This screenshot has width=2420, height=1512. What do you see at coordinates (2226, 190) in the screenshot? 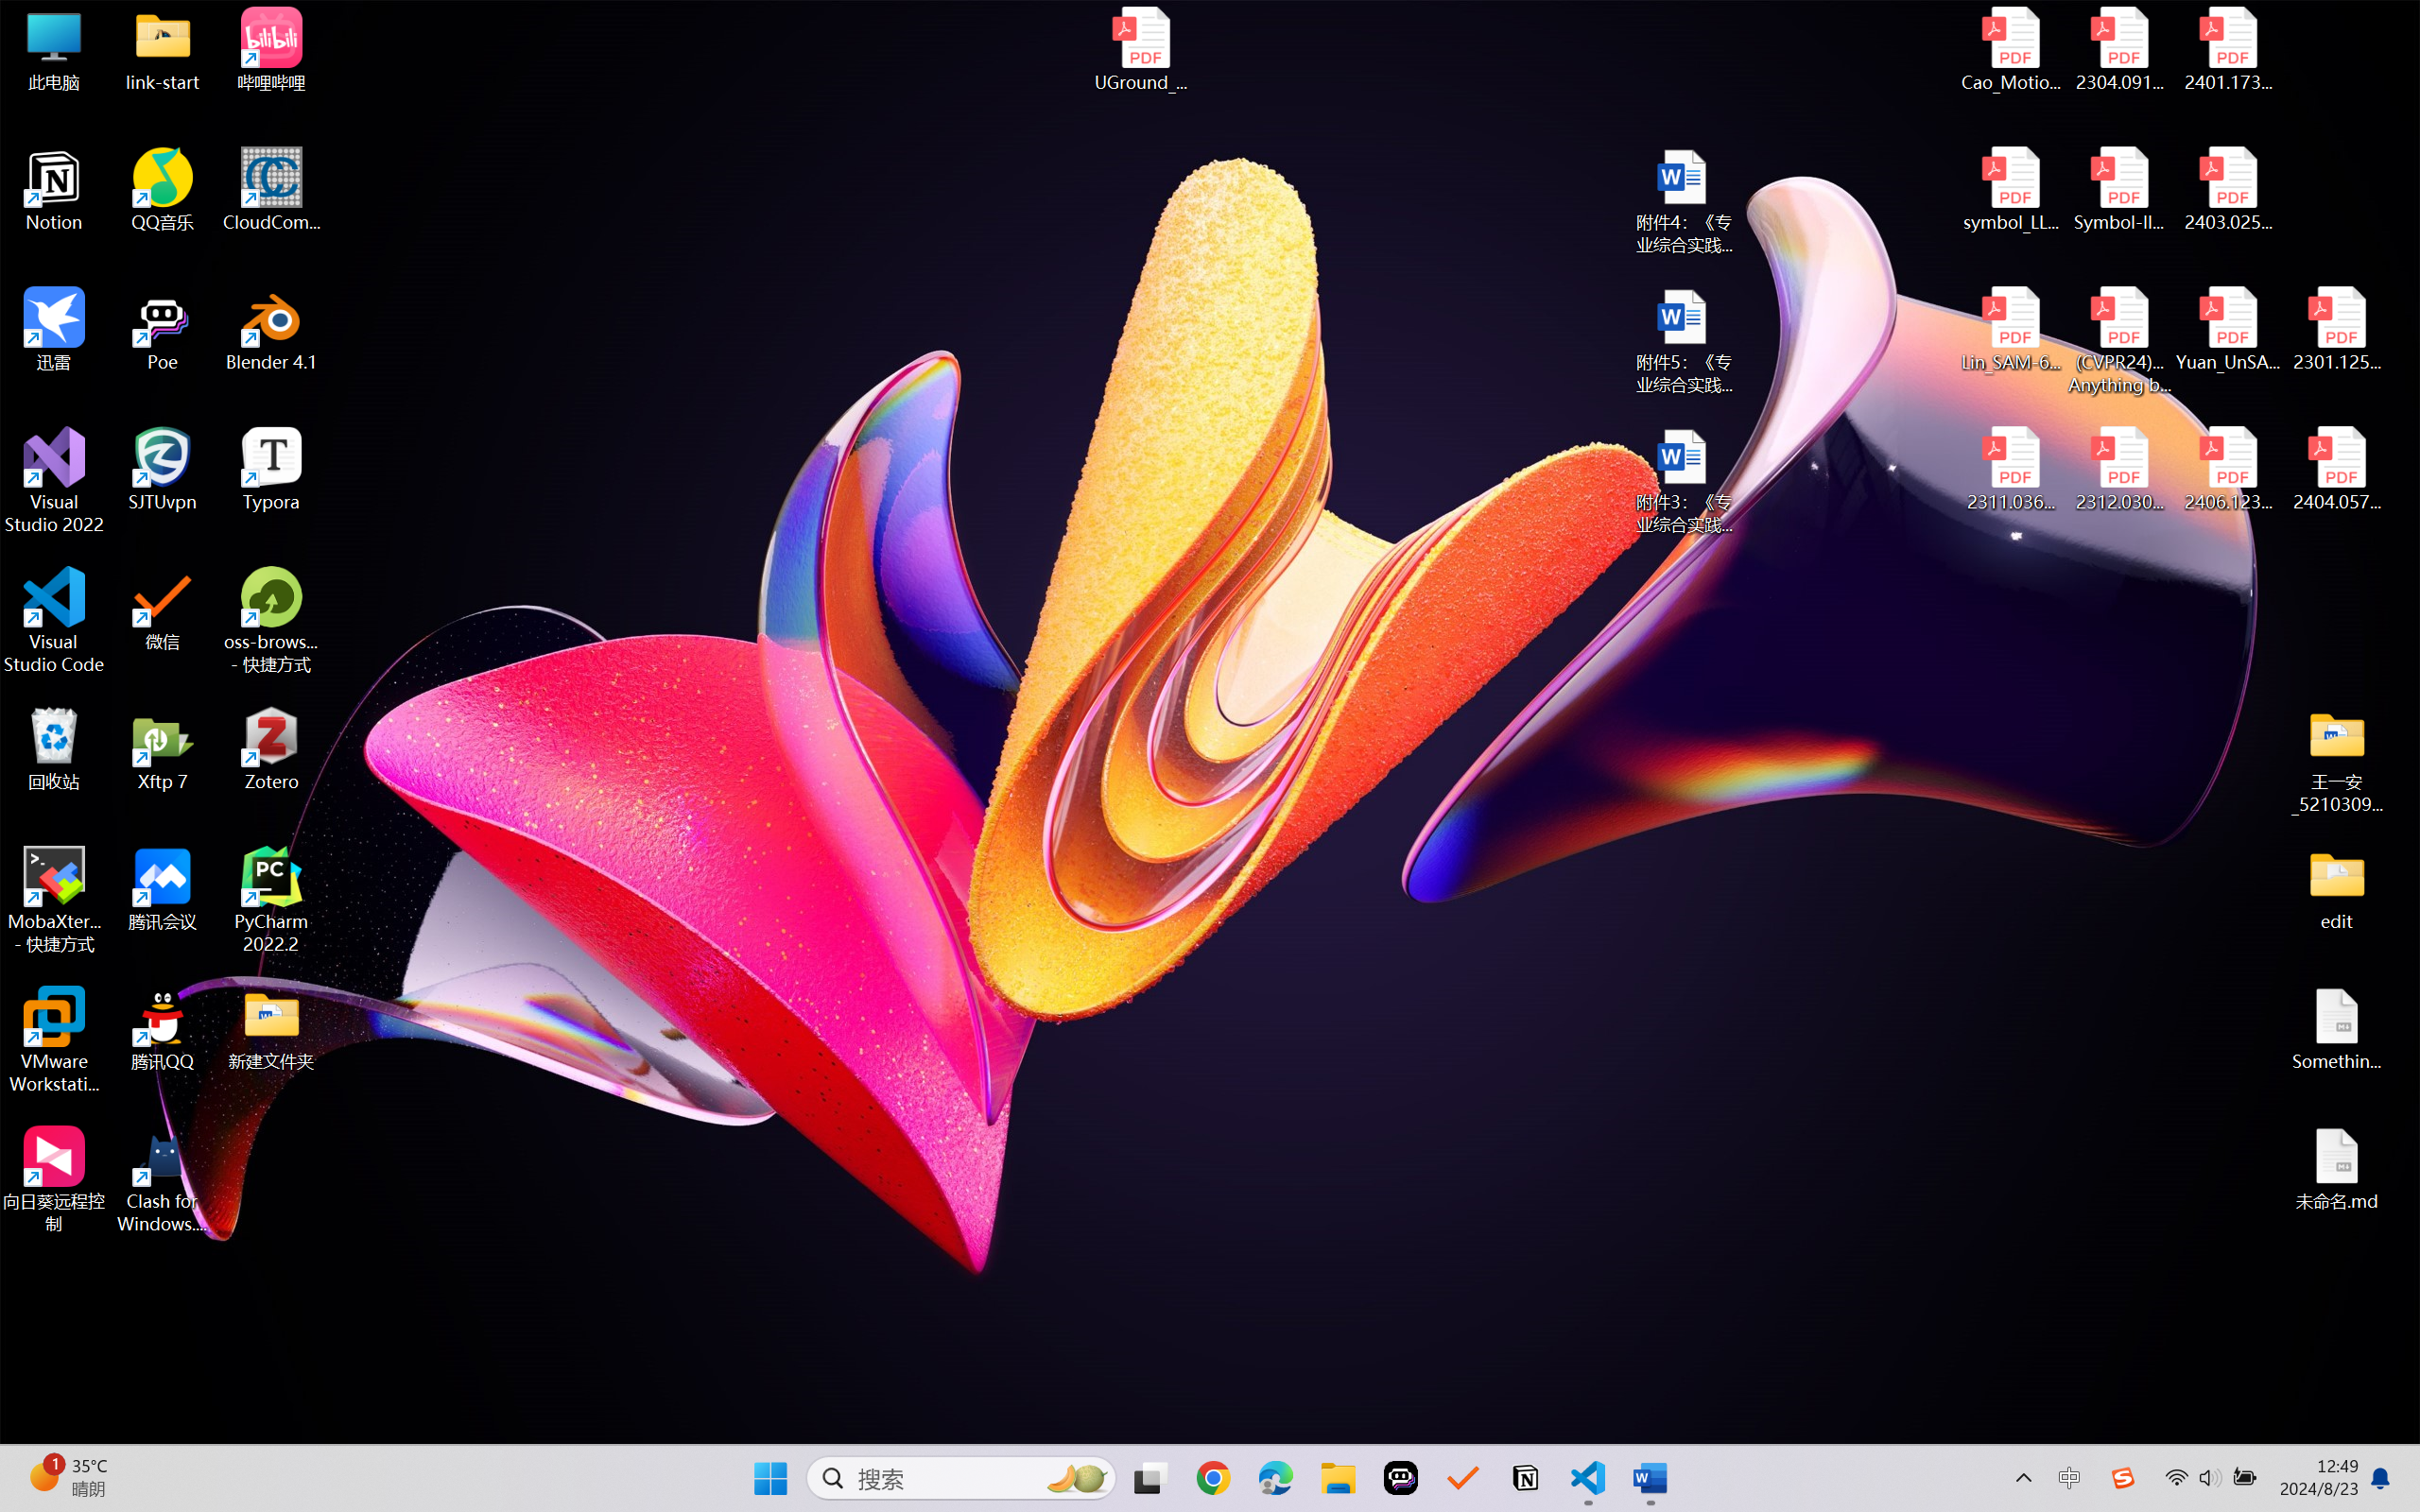
I see `'2403.02502v1.pdf'` at bounding box center [2226, 190].